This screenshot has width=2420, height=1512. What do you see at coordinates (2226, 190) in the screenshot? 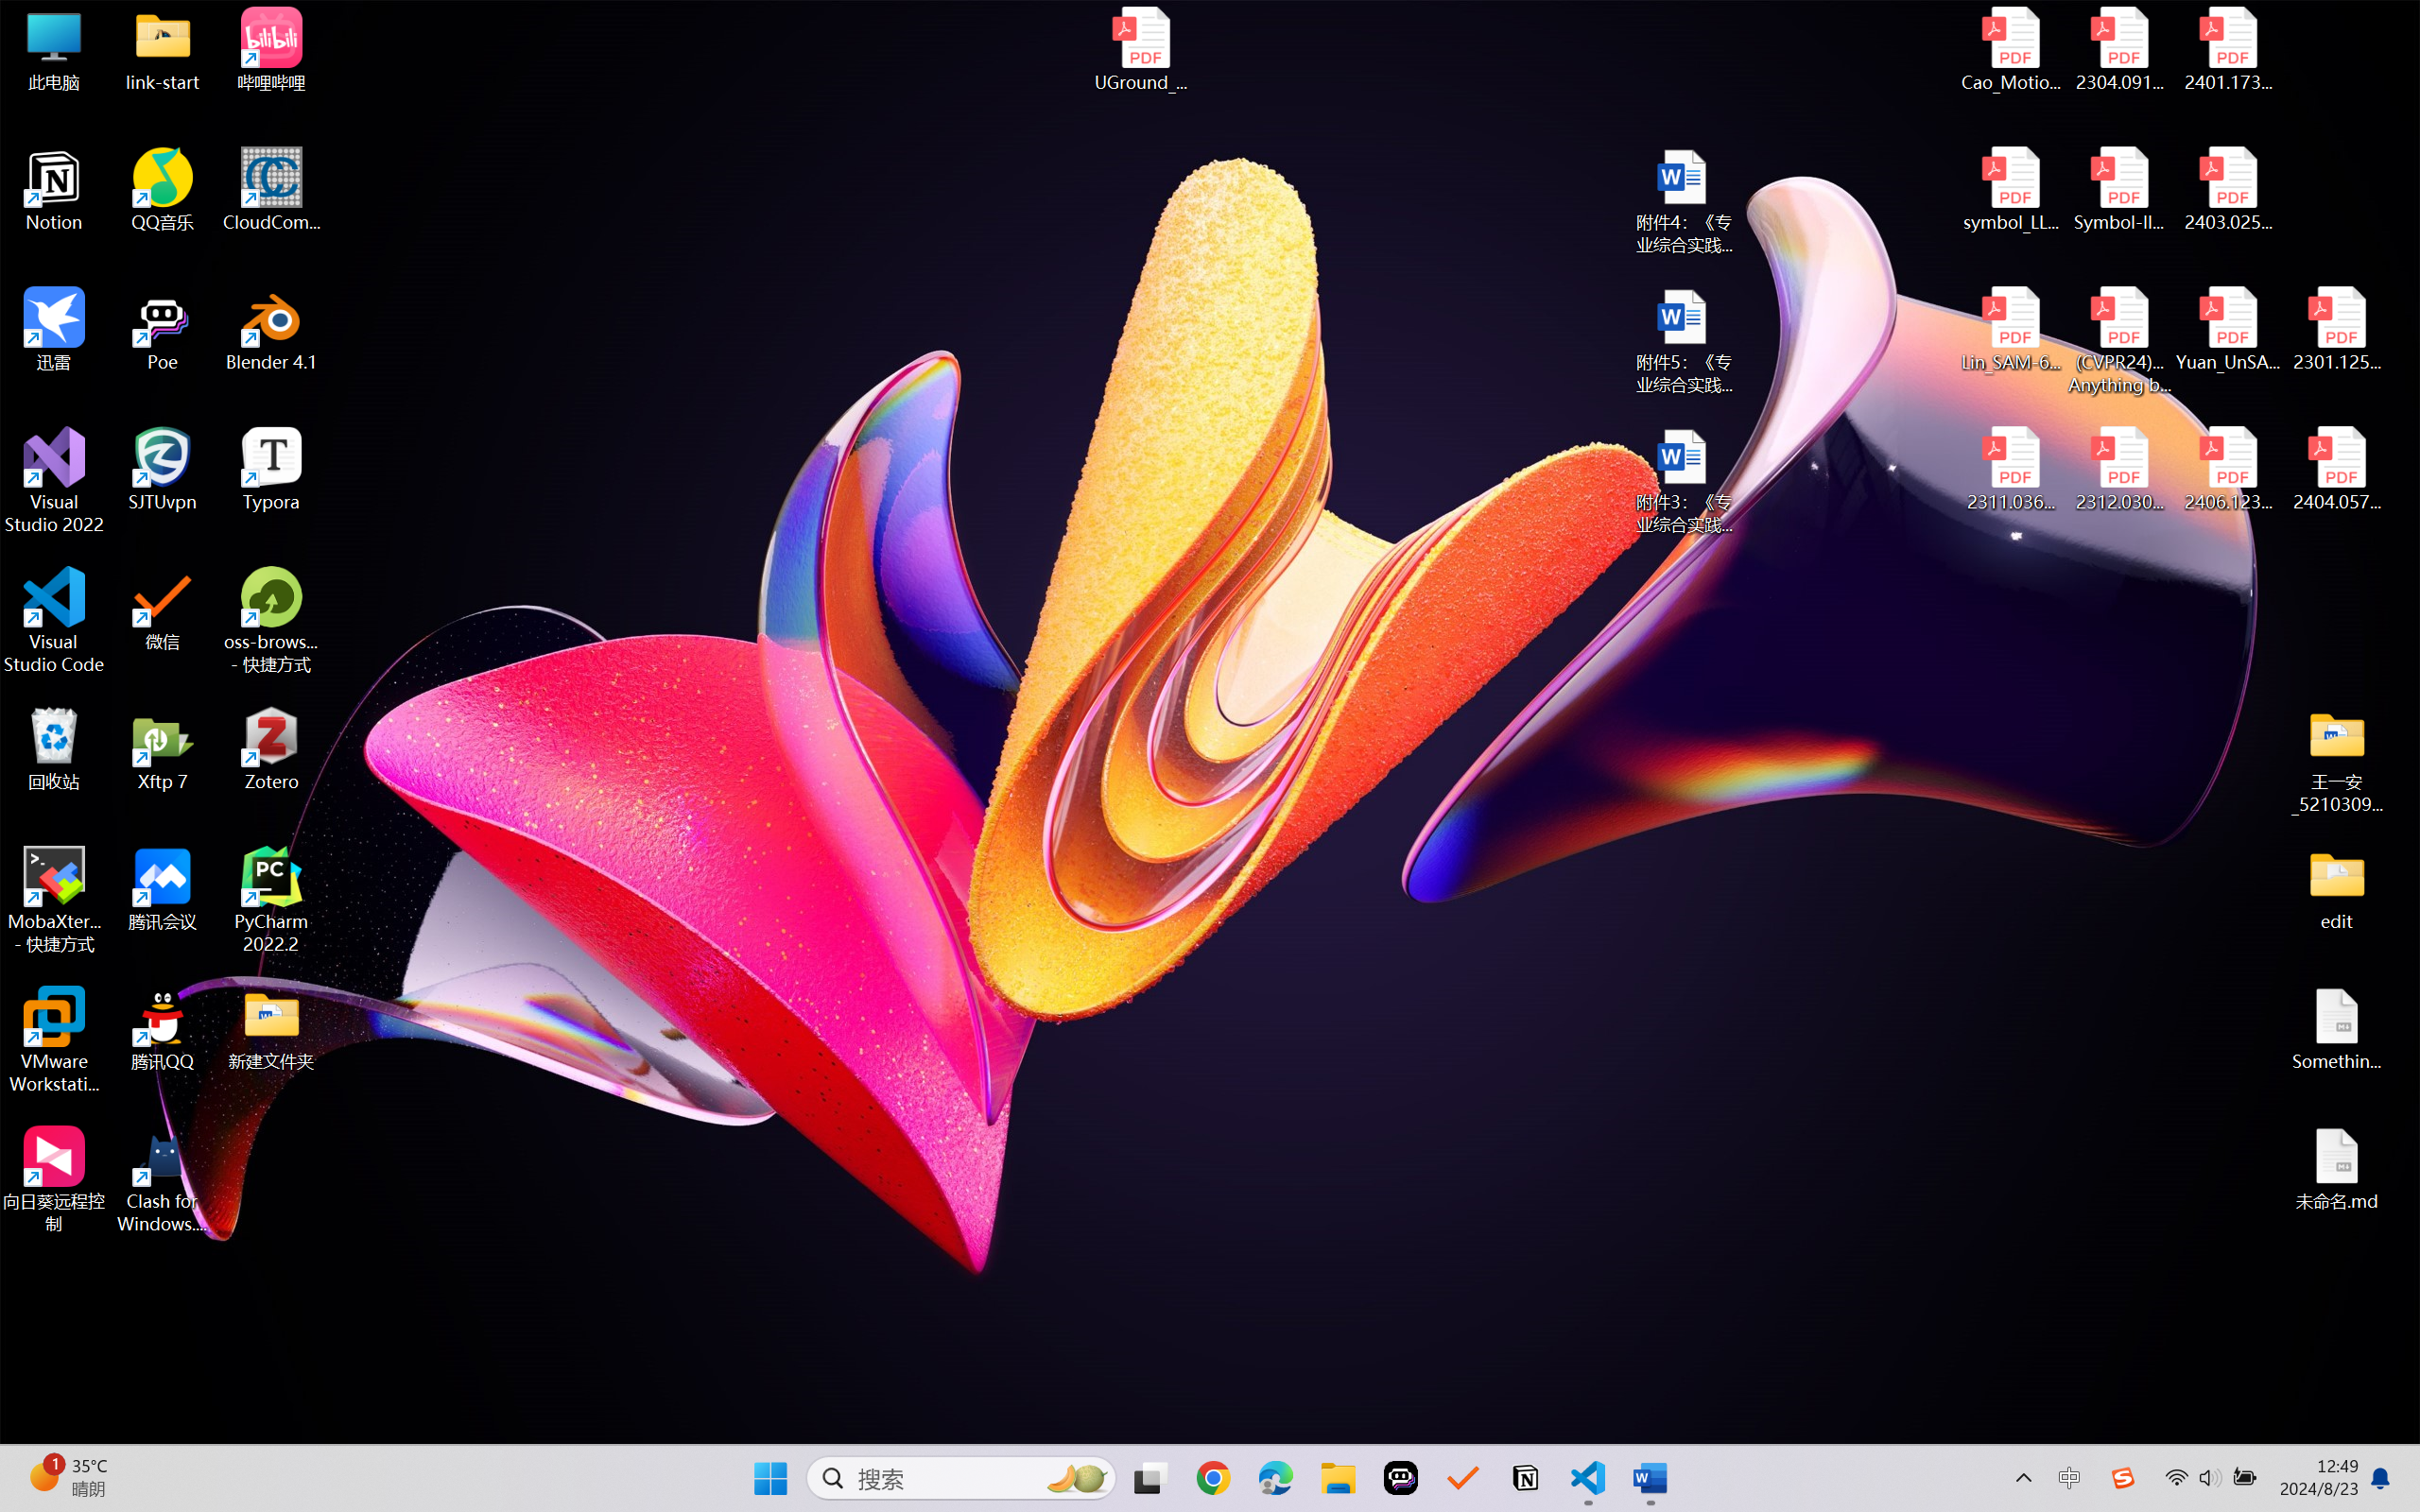
I see `'2403.02502v1.pdf'` at bounding box center [2226, 190].